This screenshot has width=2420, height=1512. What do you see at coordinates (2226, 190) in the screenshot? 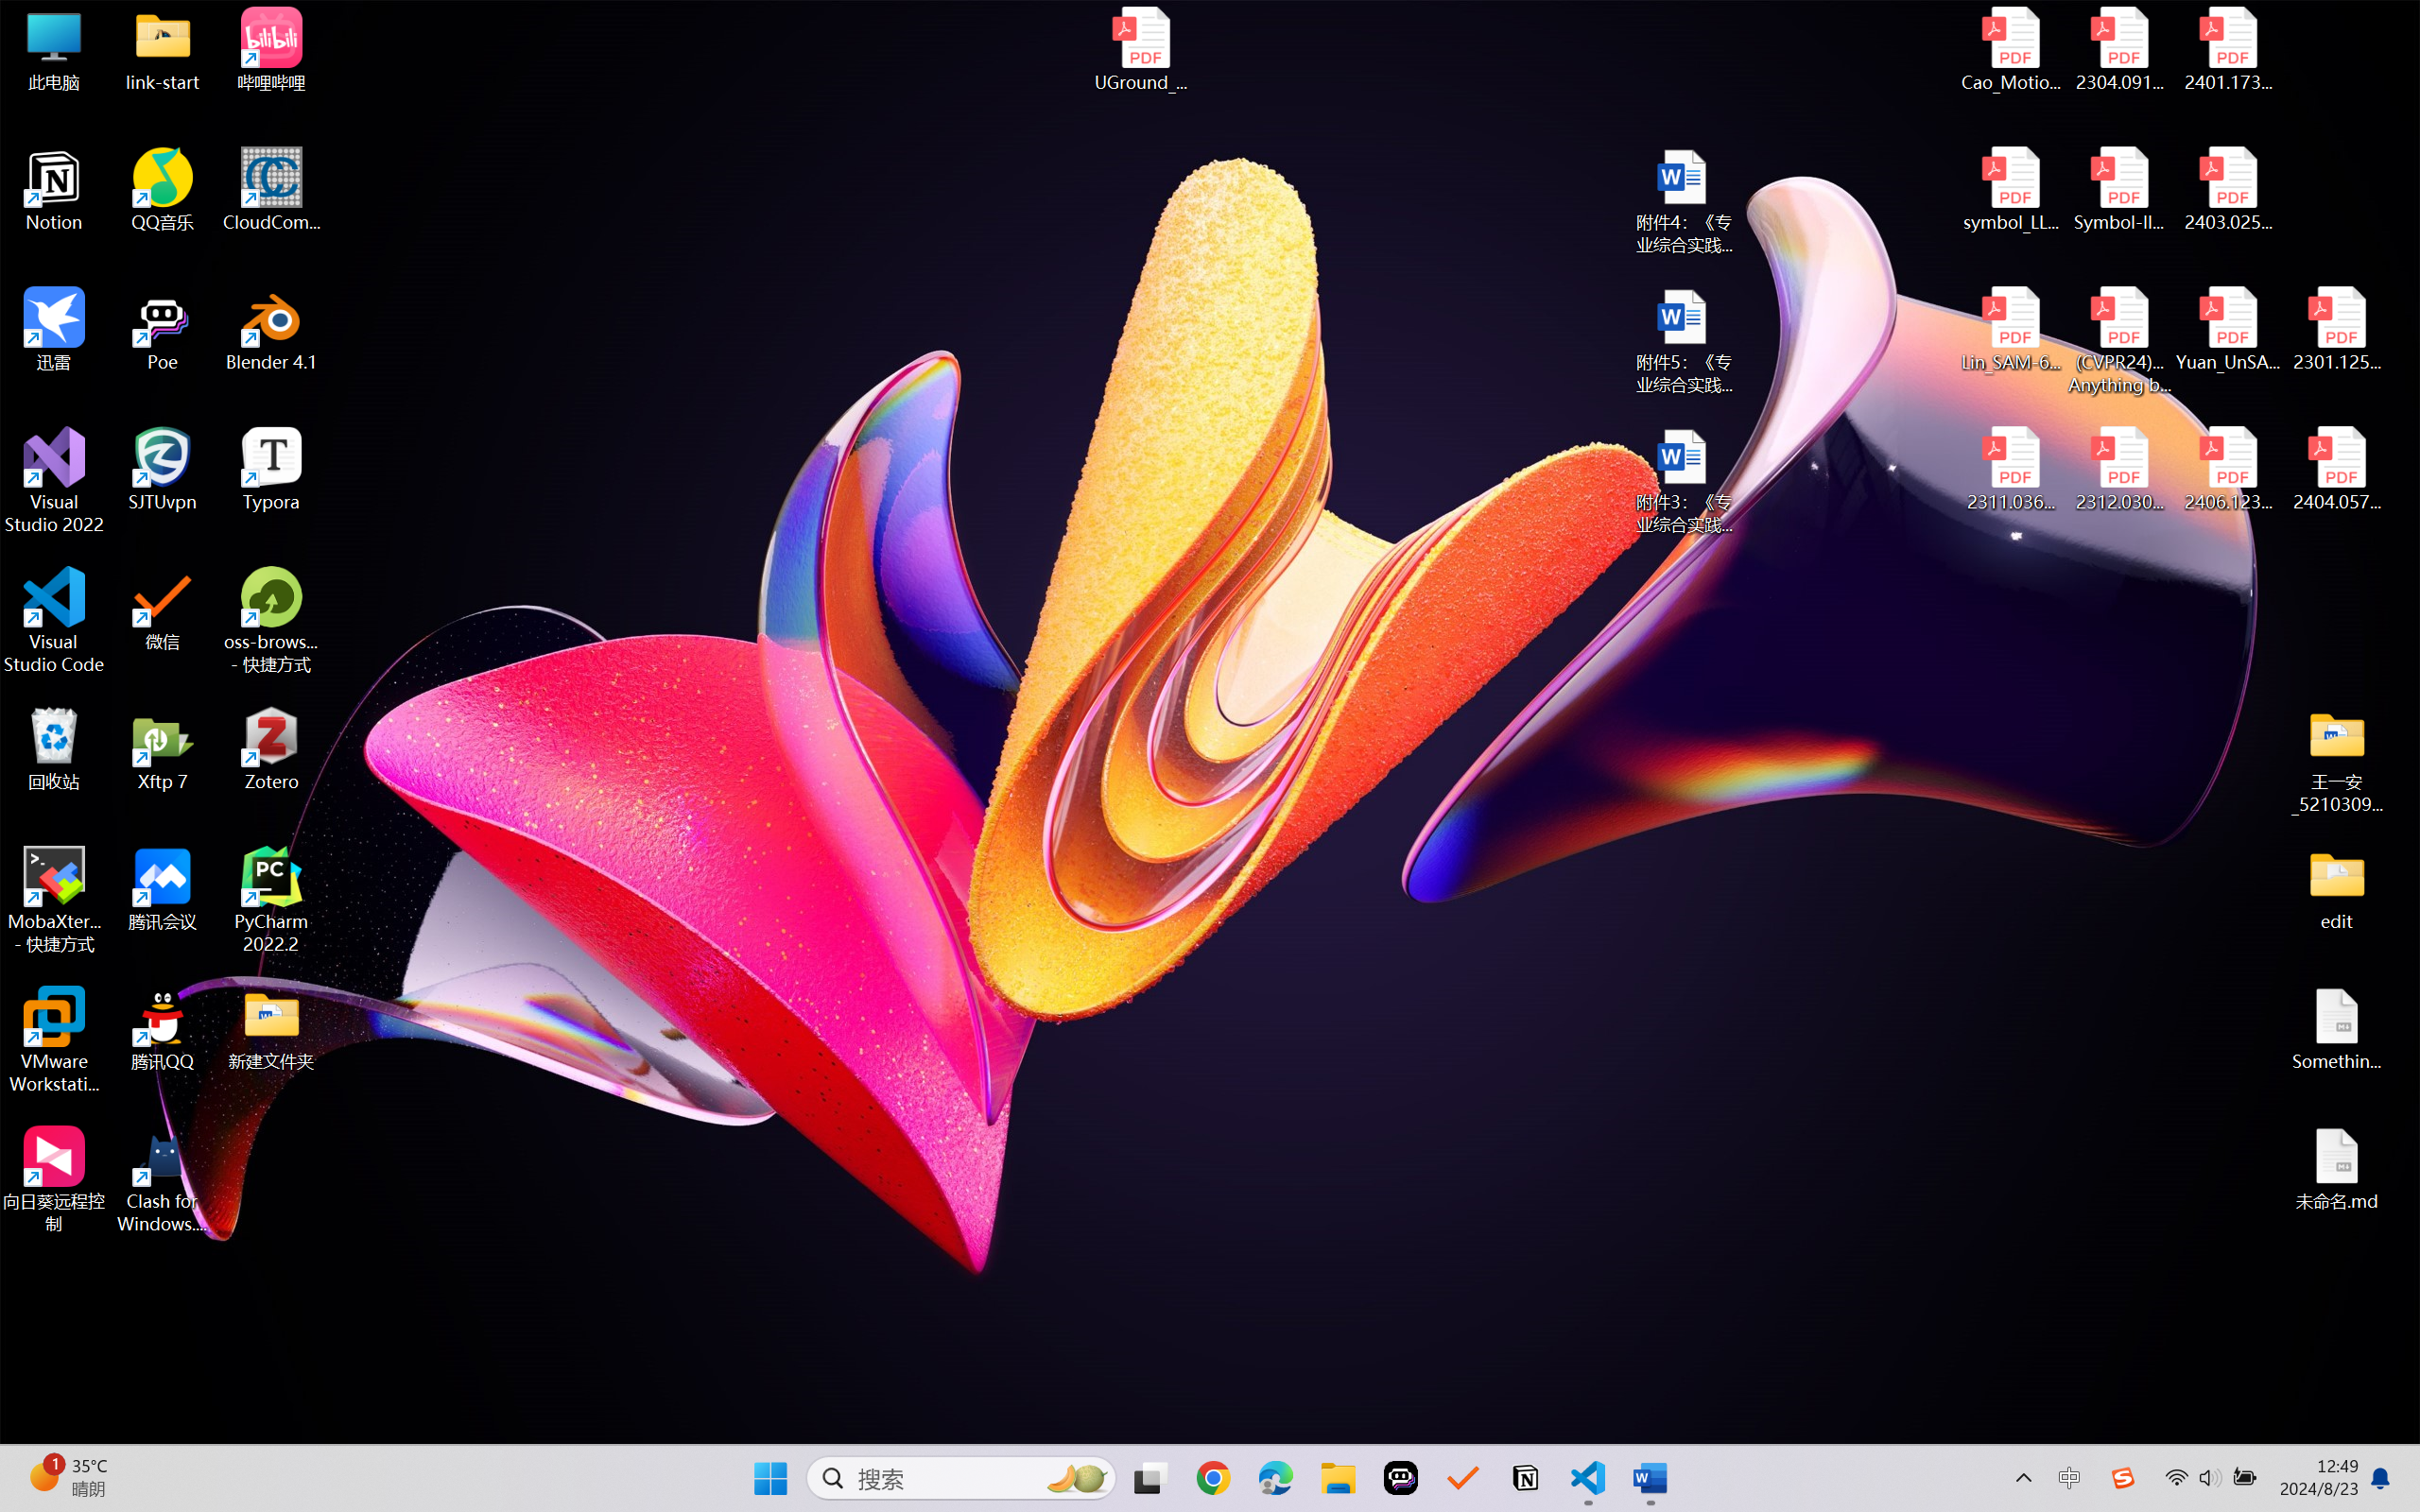
I see `'2403.02502v1.pdf'` at bounding box center [2226, 190].